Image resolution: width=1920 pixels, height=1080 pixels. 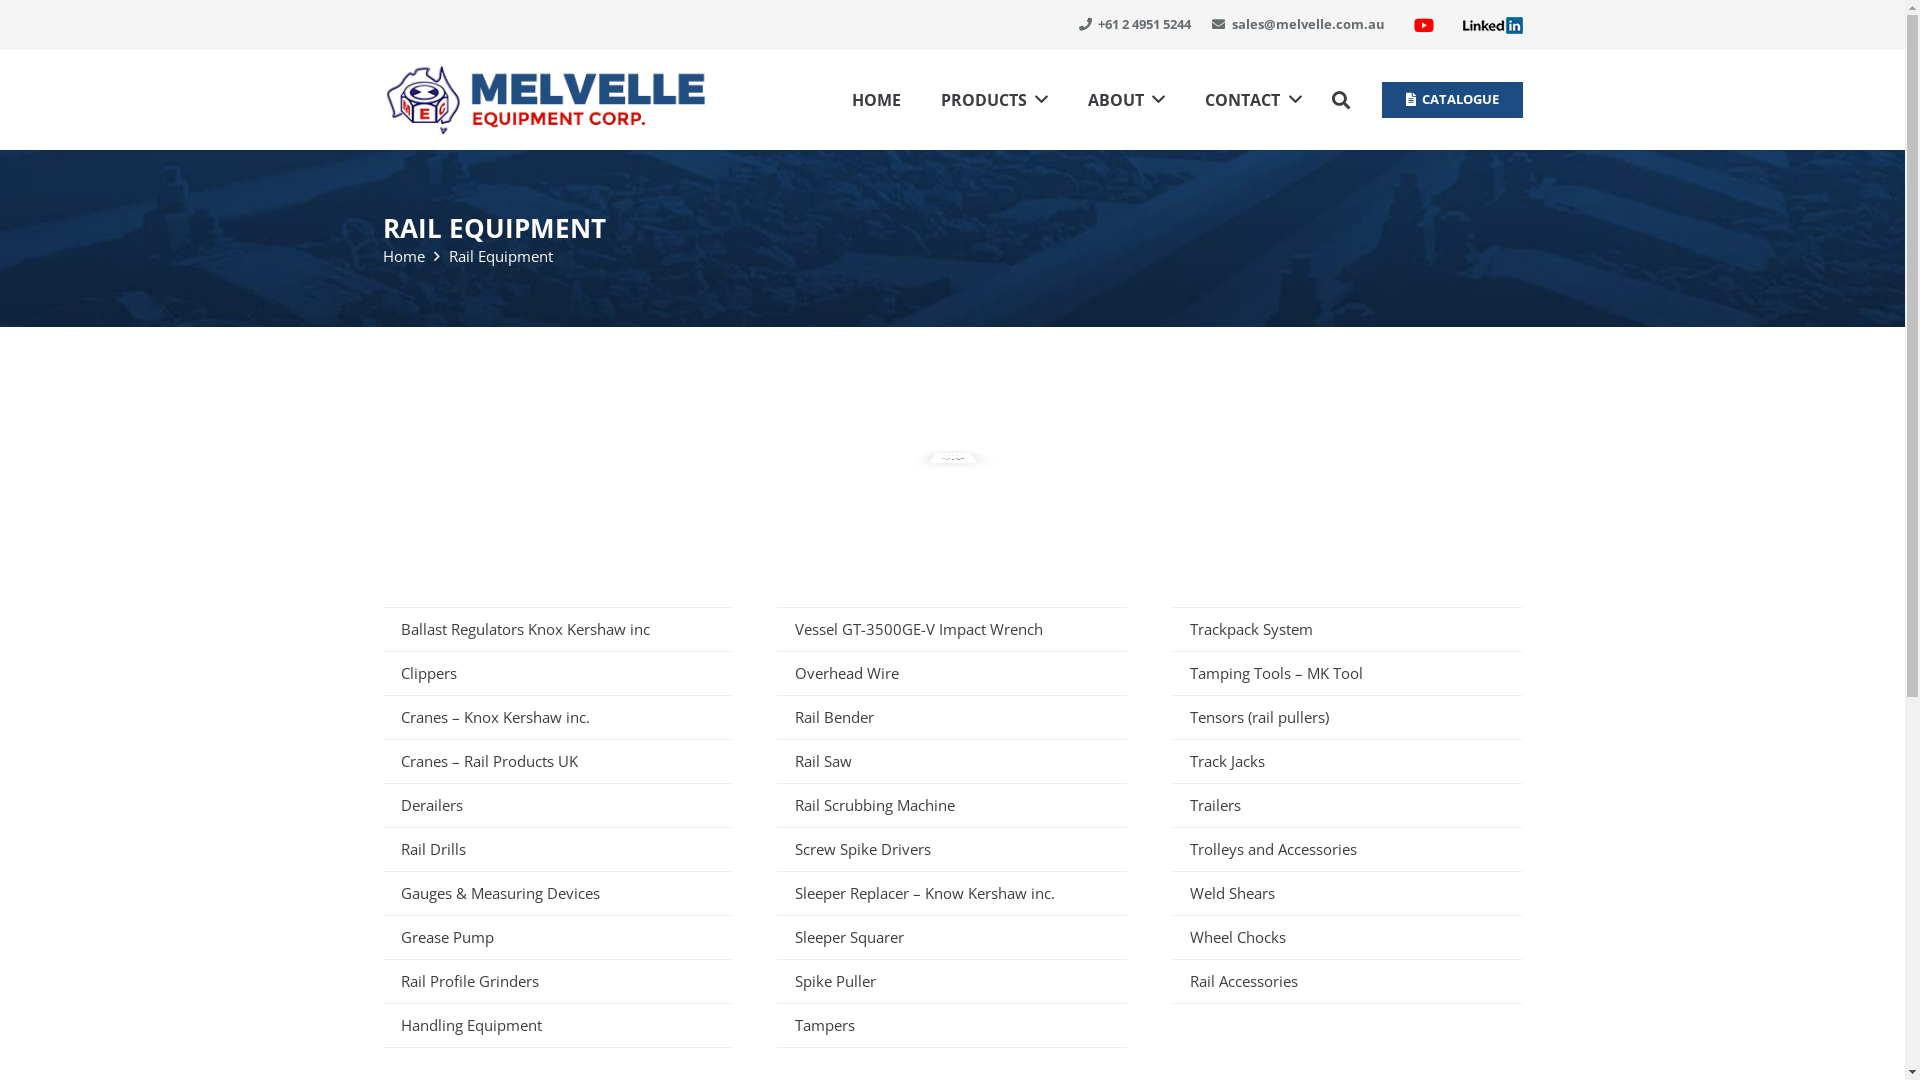 What do you see at coordinates (1298, 23) in the screenshot?
I see `'sales@melvelle.com.au'` at bounding box center [1298, 23].